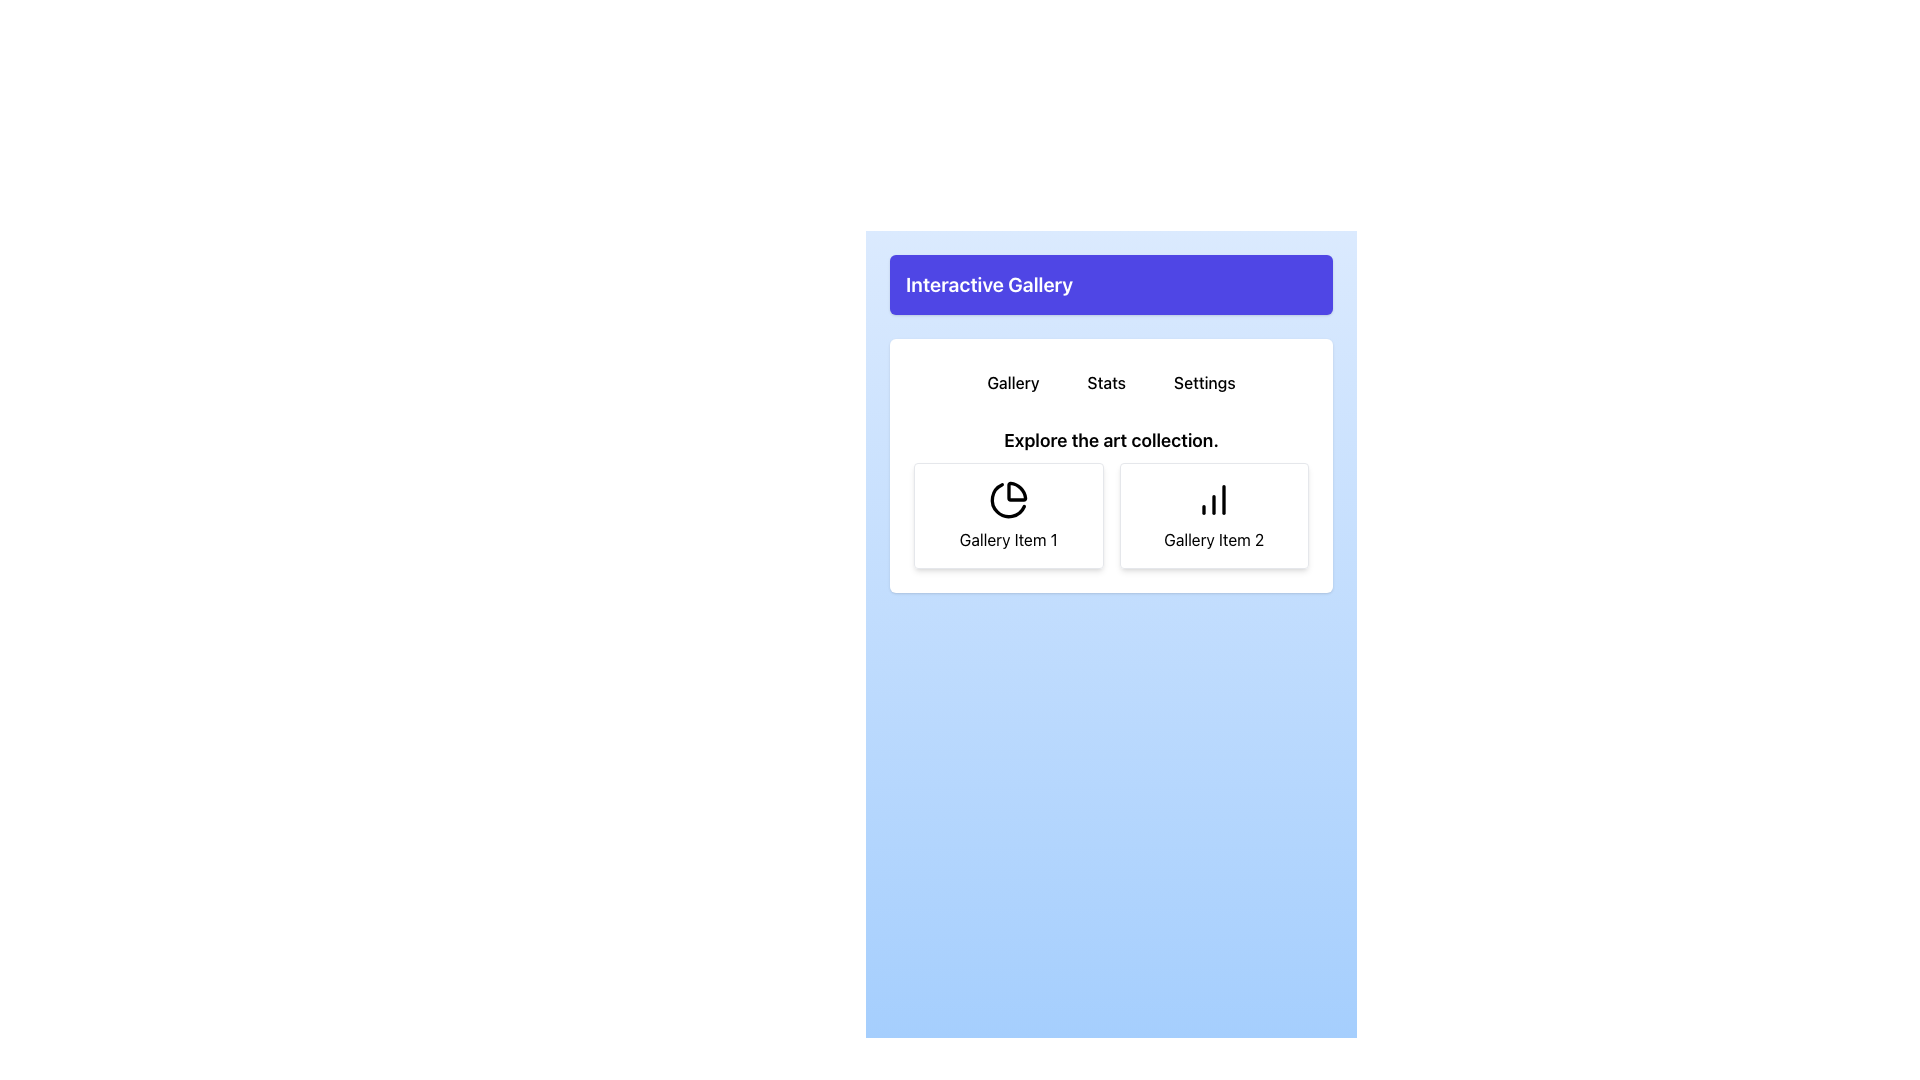 This screenshot has width=1920, height=1080. I want to click on the selectable card representing 'Gallery Item 2' in the gallery list, so click(1213, 515).